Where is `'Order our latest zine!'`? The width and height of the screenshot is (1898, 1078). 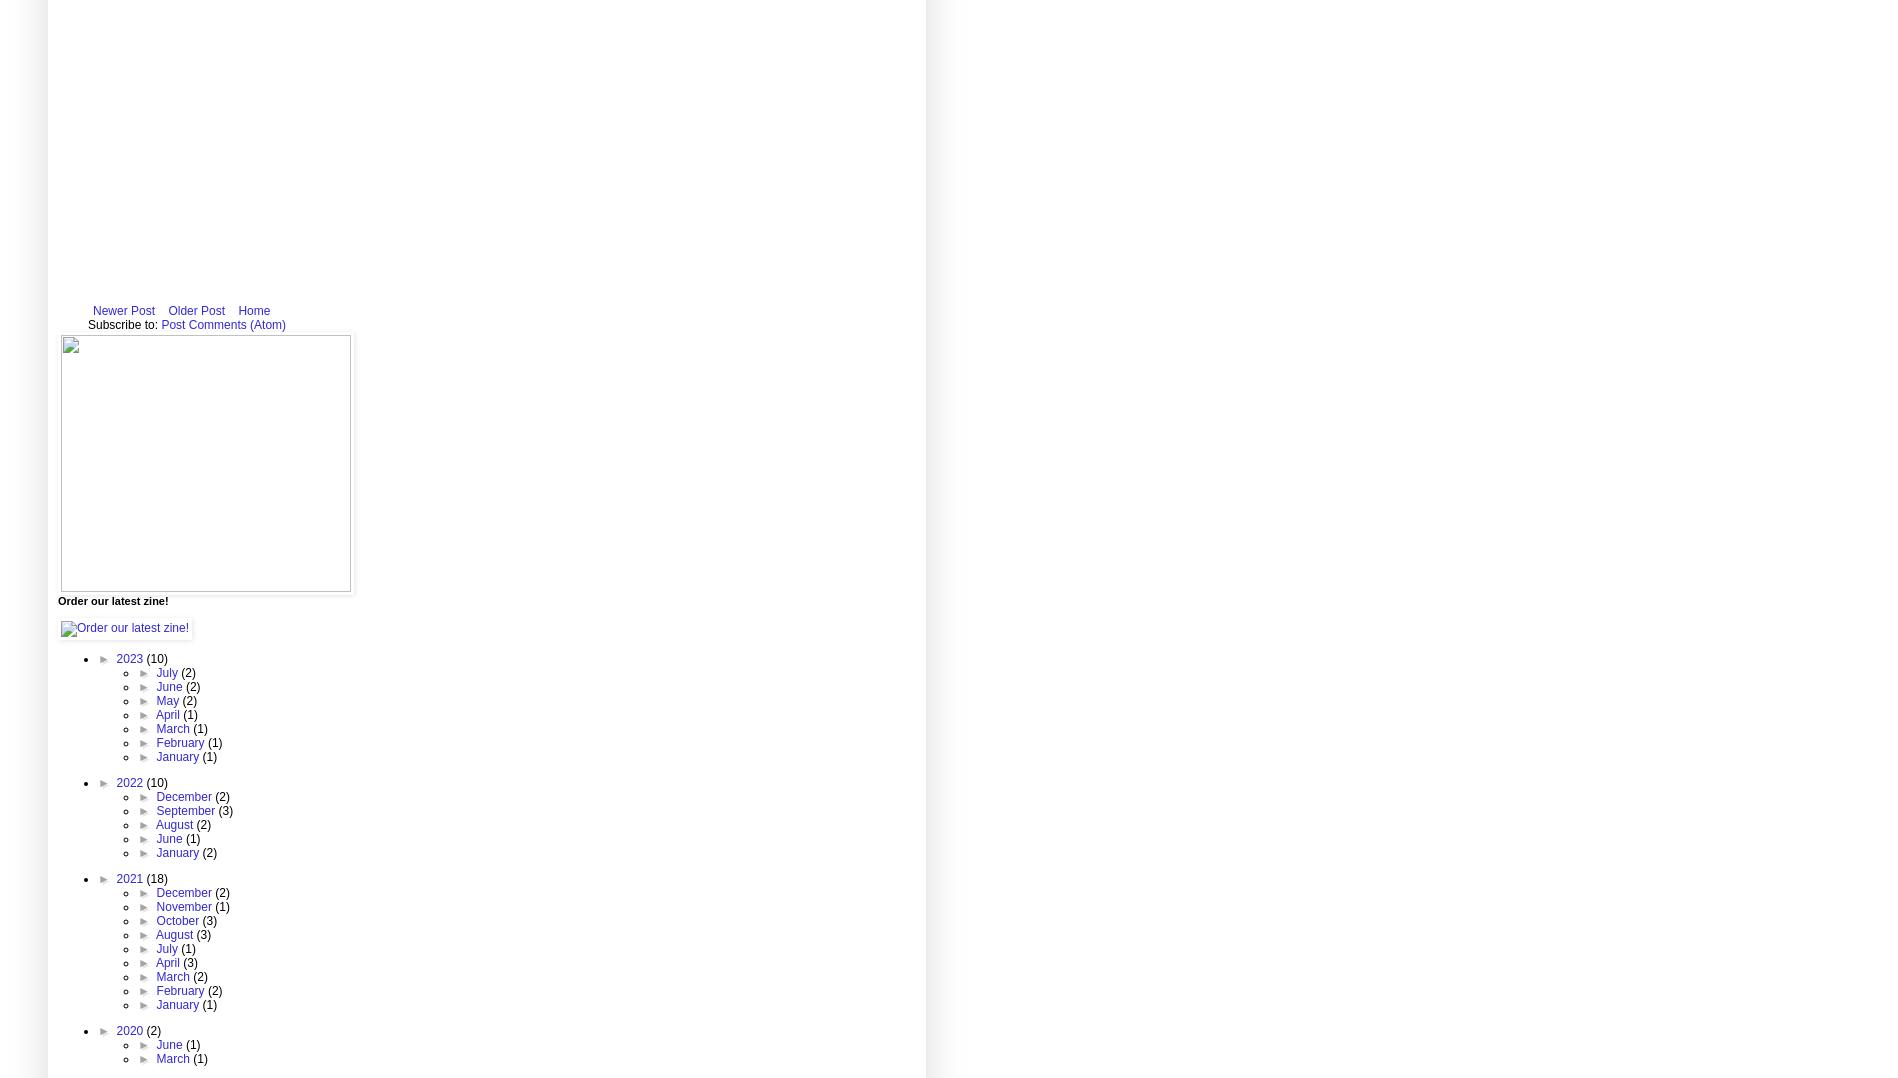 'Order our latest zine!' is located at coordinates (112, 600).